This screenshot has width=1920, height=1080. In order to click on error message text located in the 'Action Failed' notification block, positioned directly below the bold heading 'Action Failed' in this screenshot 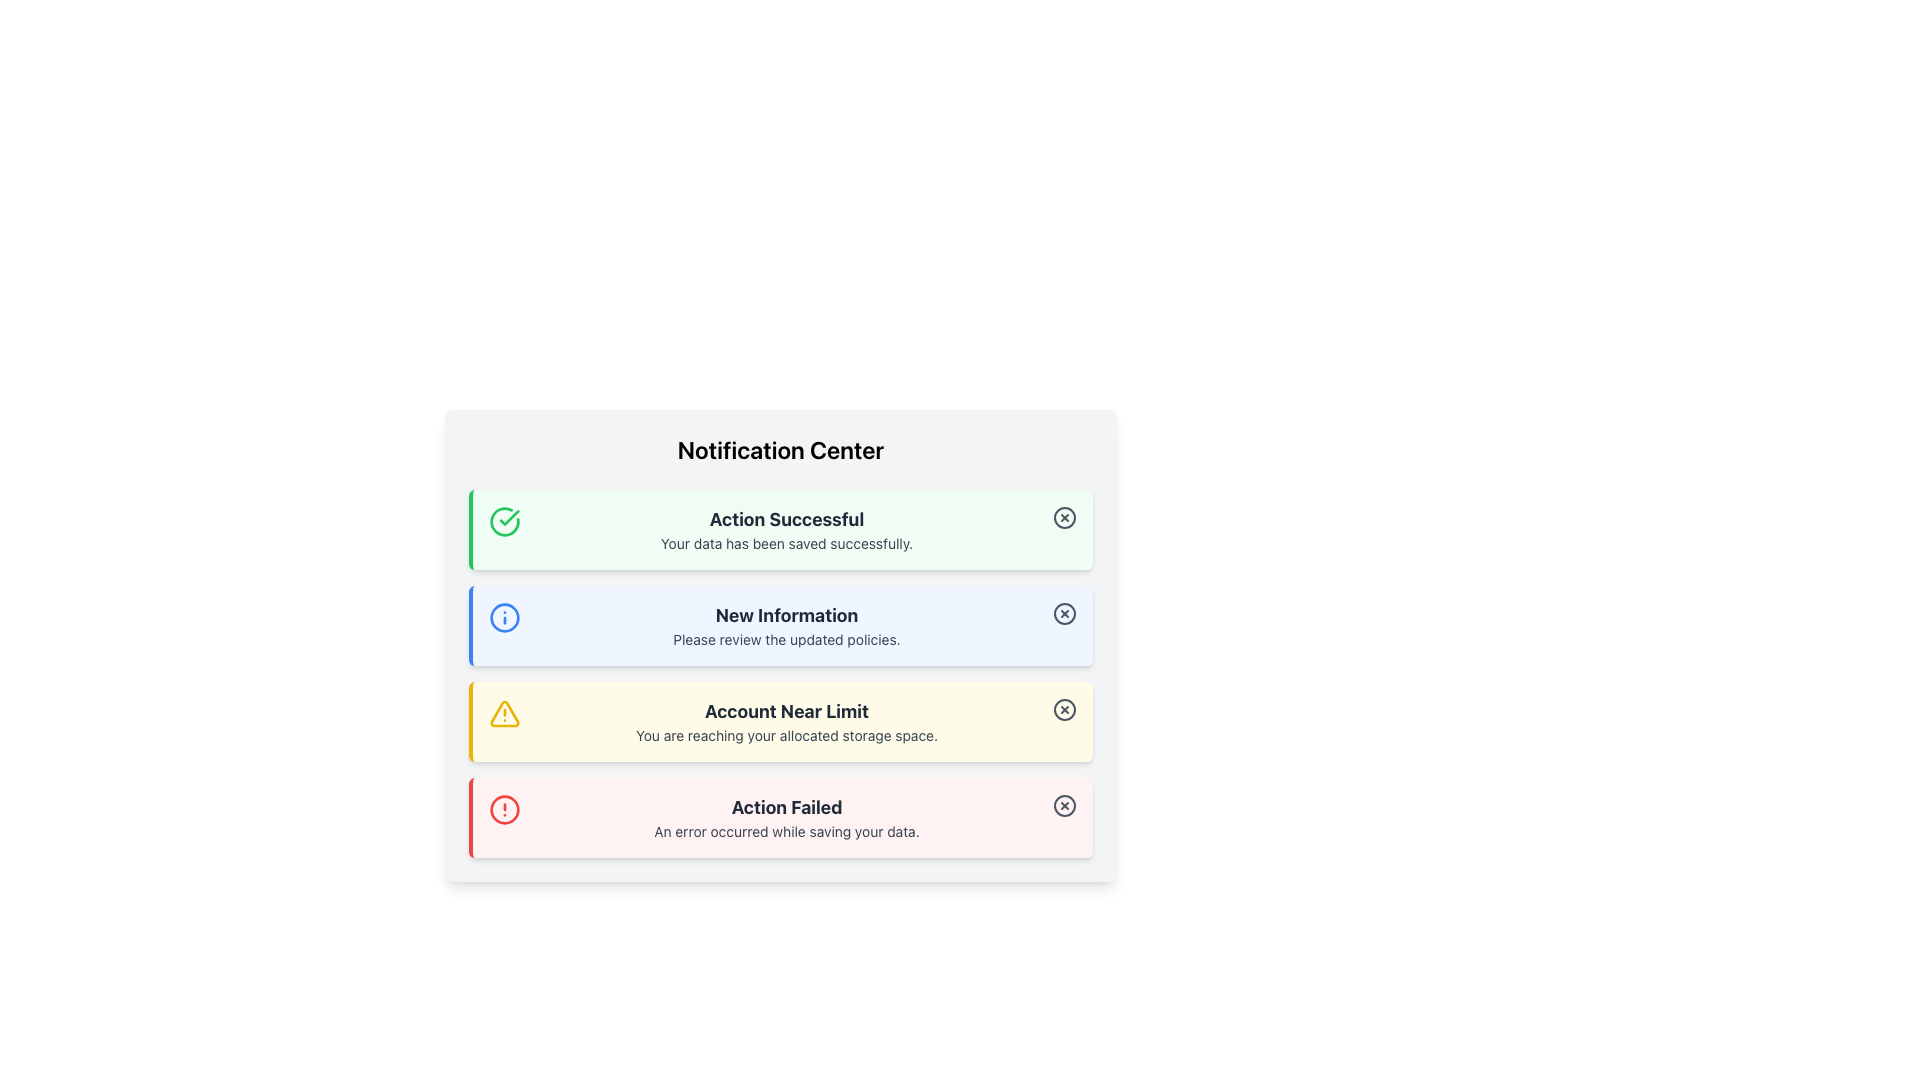, I will do `click(786, 832)`.